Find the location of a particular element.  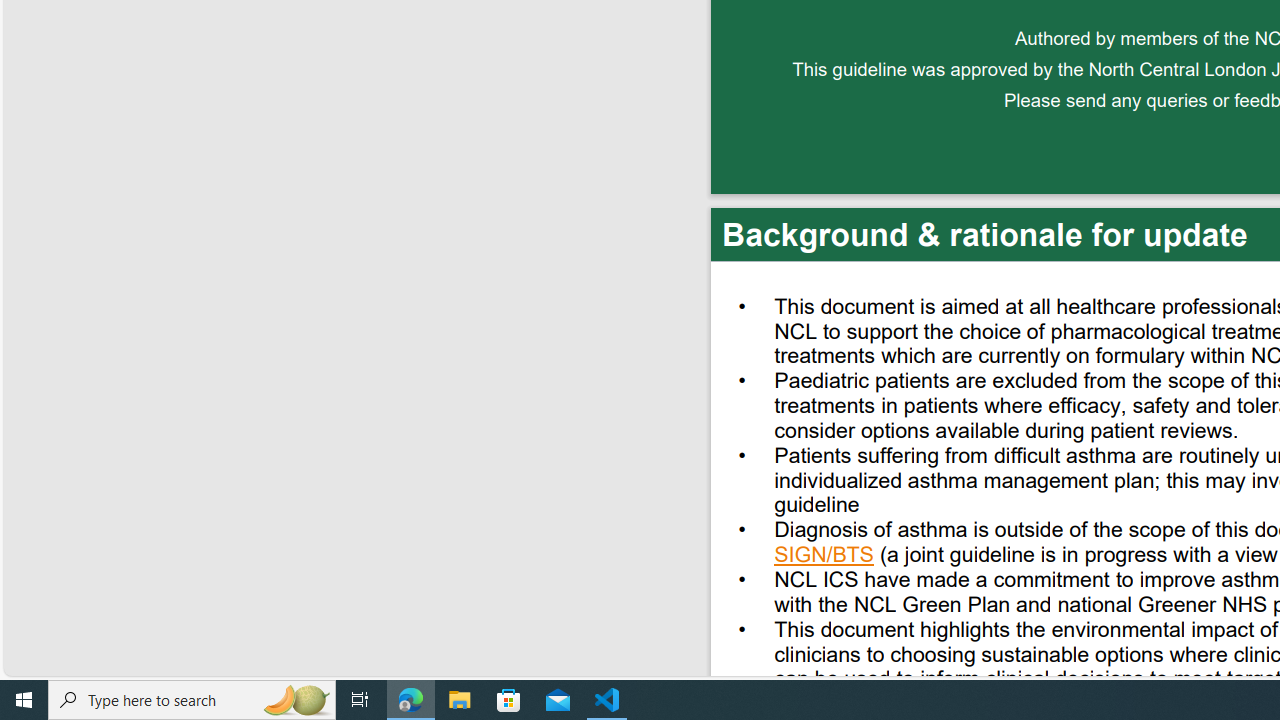

'SIGN/BTS' is located at coordinates (824, 557).